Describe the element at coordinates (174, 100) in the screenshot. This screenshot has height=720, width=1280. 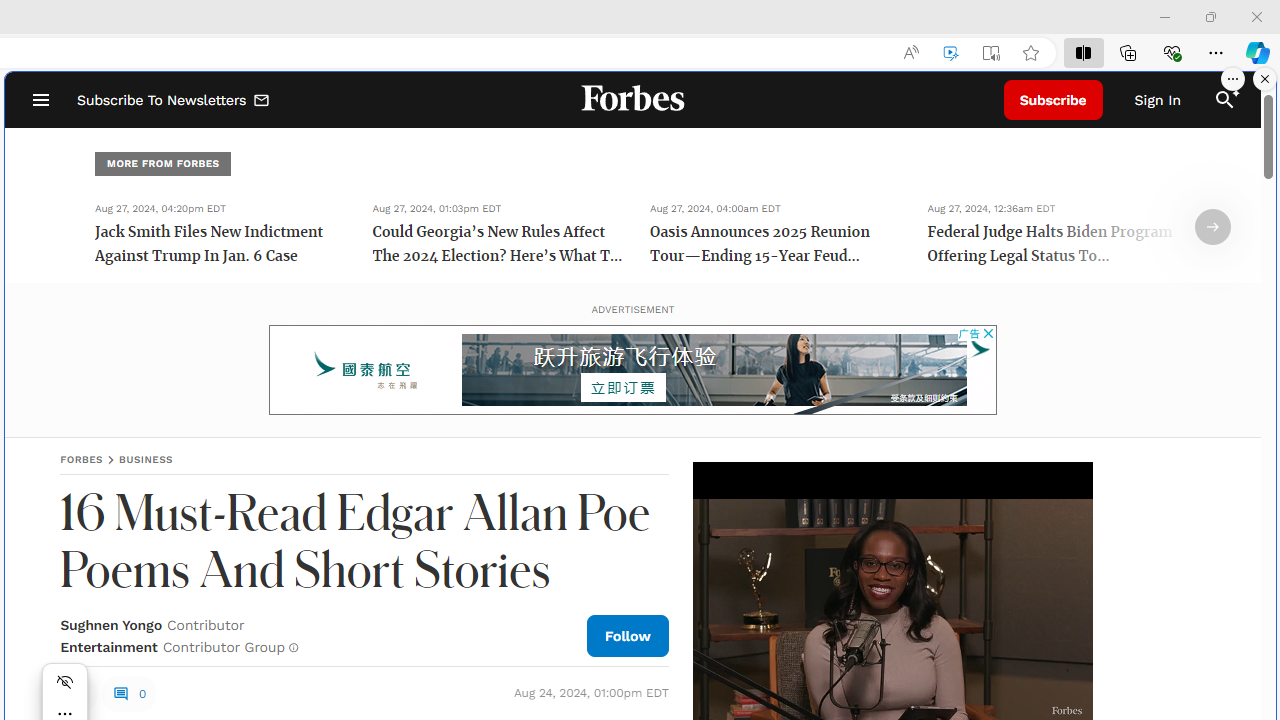
I see `'Subscribe To Newsletters'` at that location.